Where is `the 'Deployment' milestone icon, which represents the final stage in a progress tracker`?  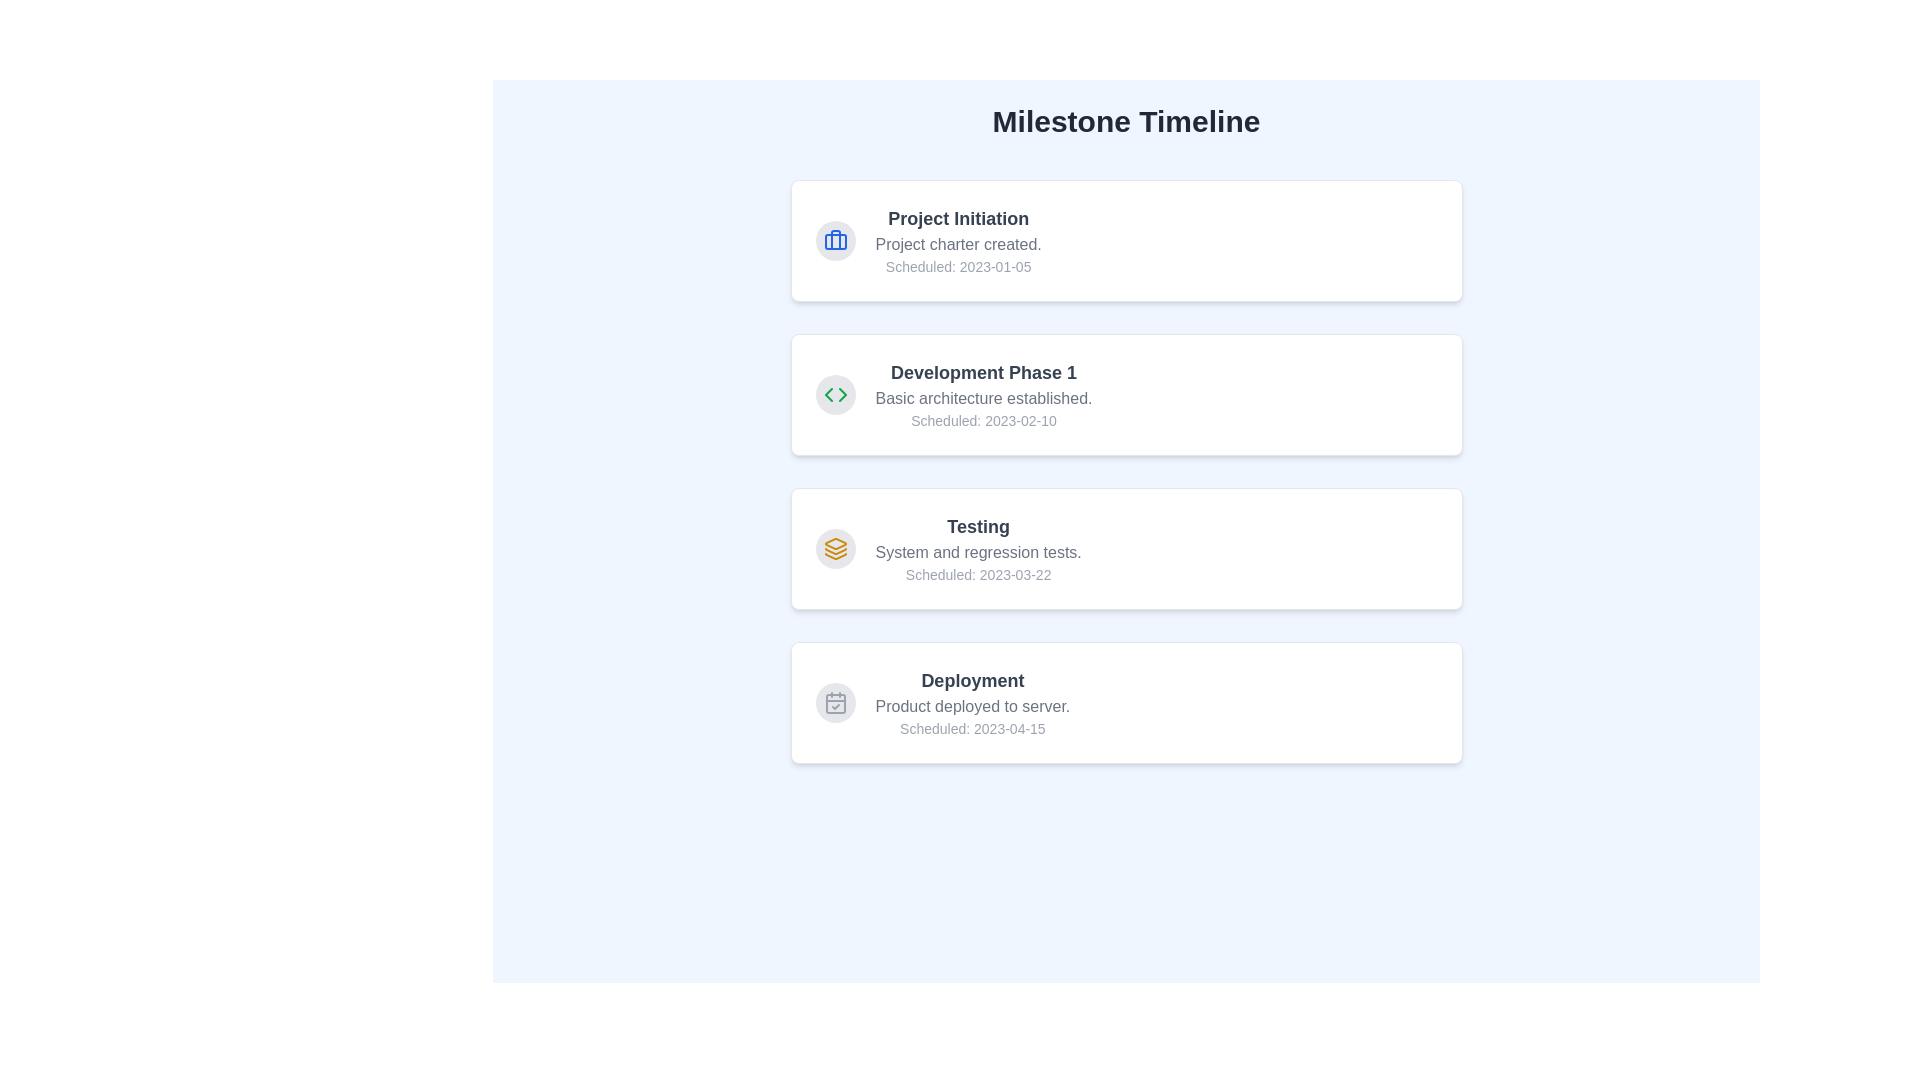
the 'Deployment' milestone icon, which represents the final stage in a progress tracker is located at coordinates (835, 701).